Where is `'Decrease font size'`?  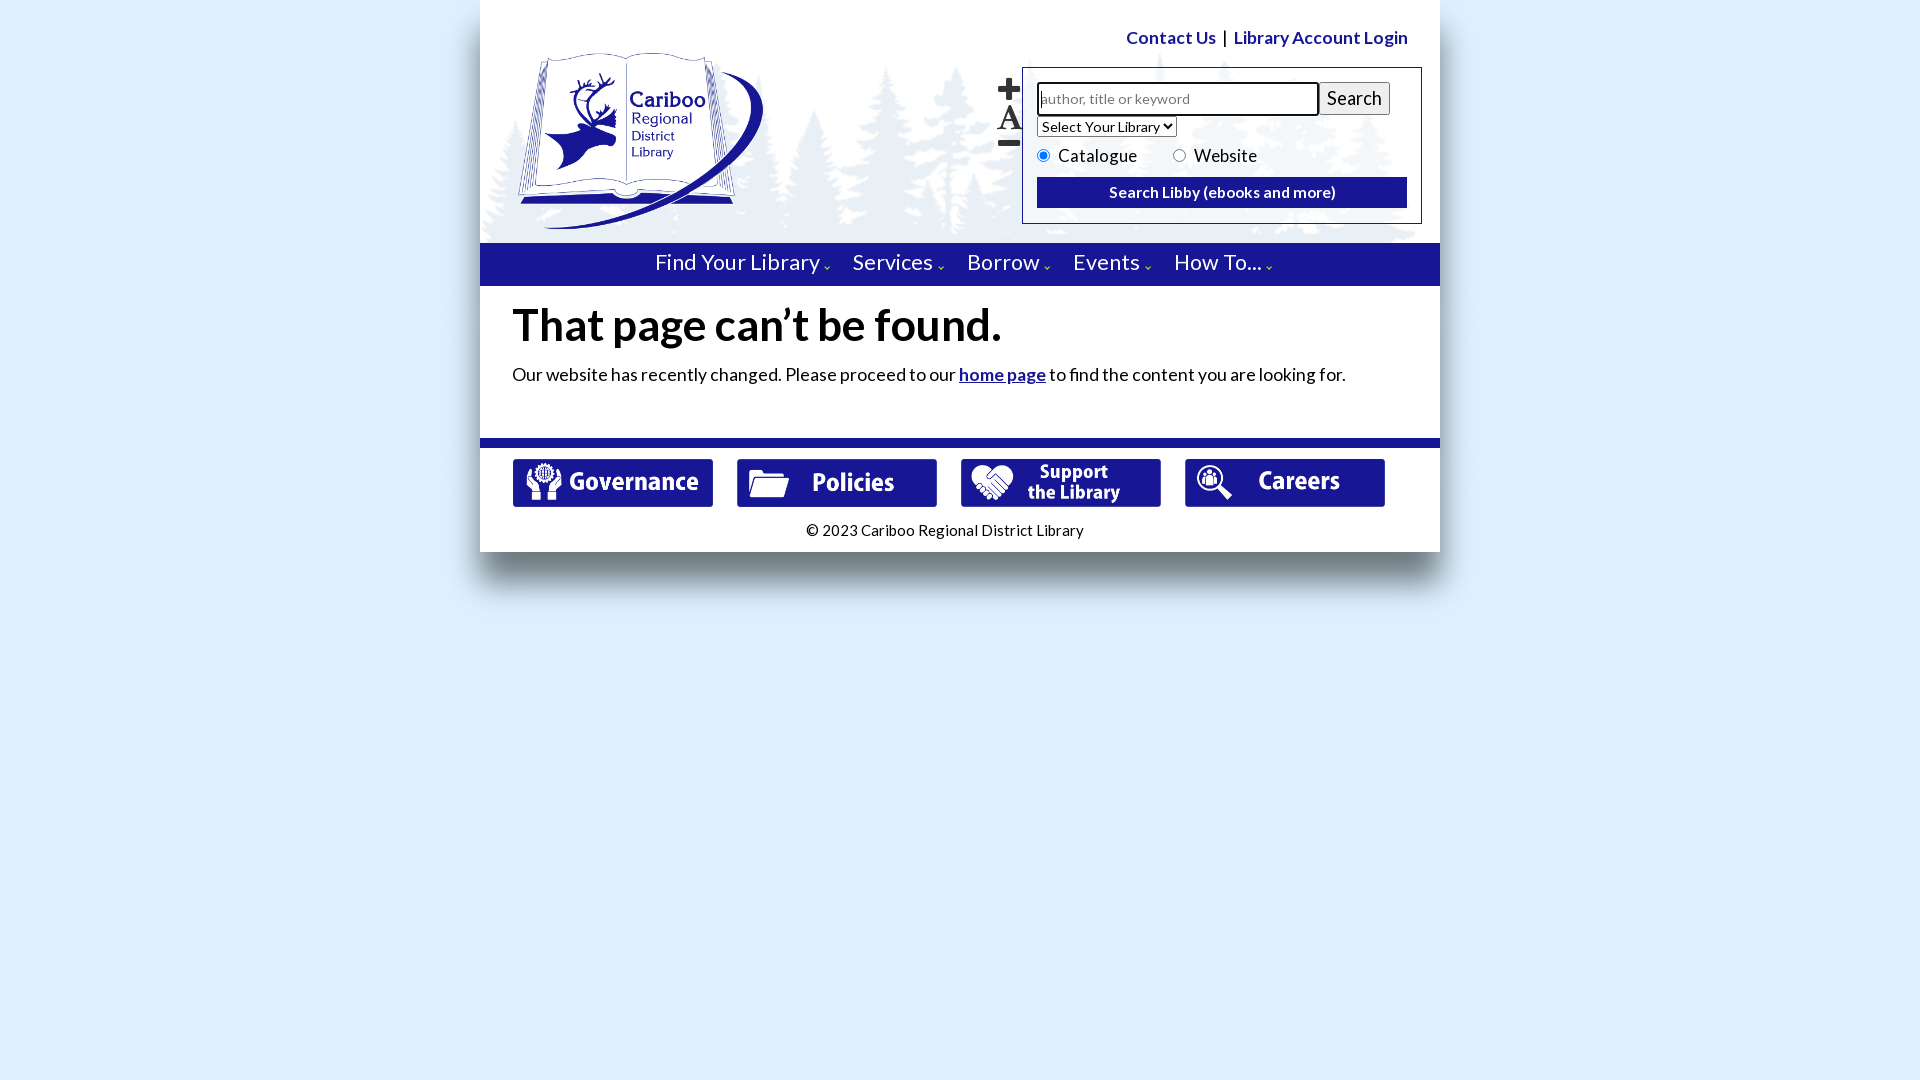
'Decrease font size' is located at coordinates (1009, 141).